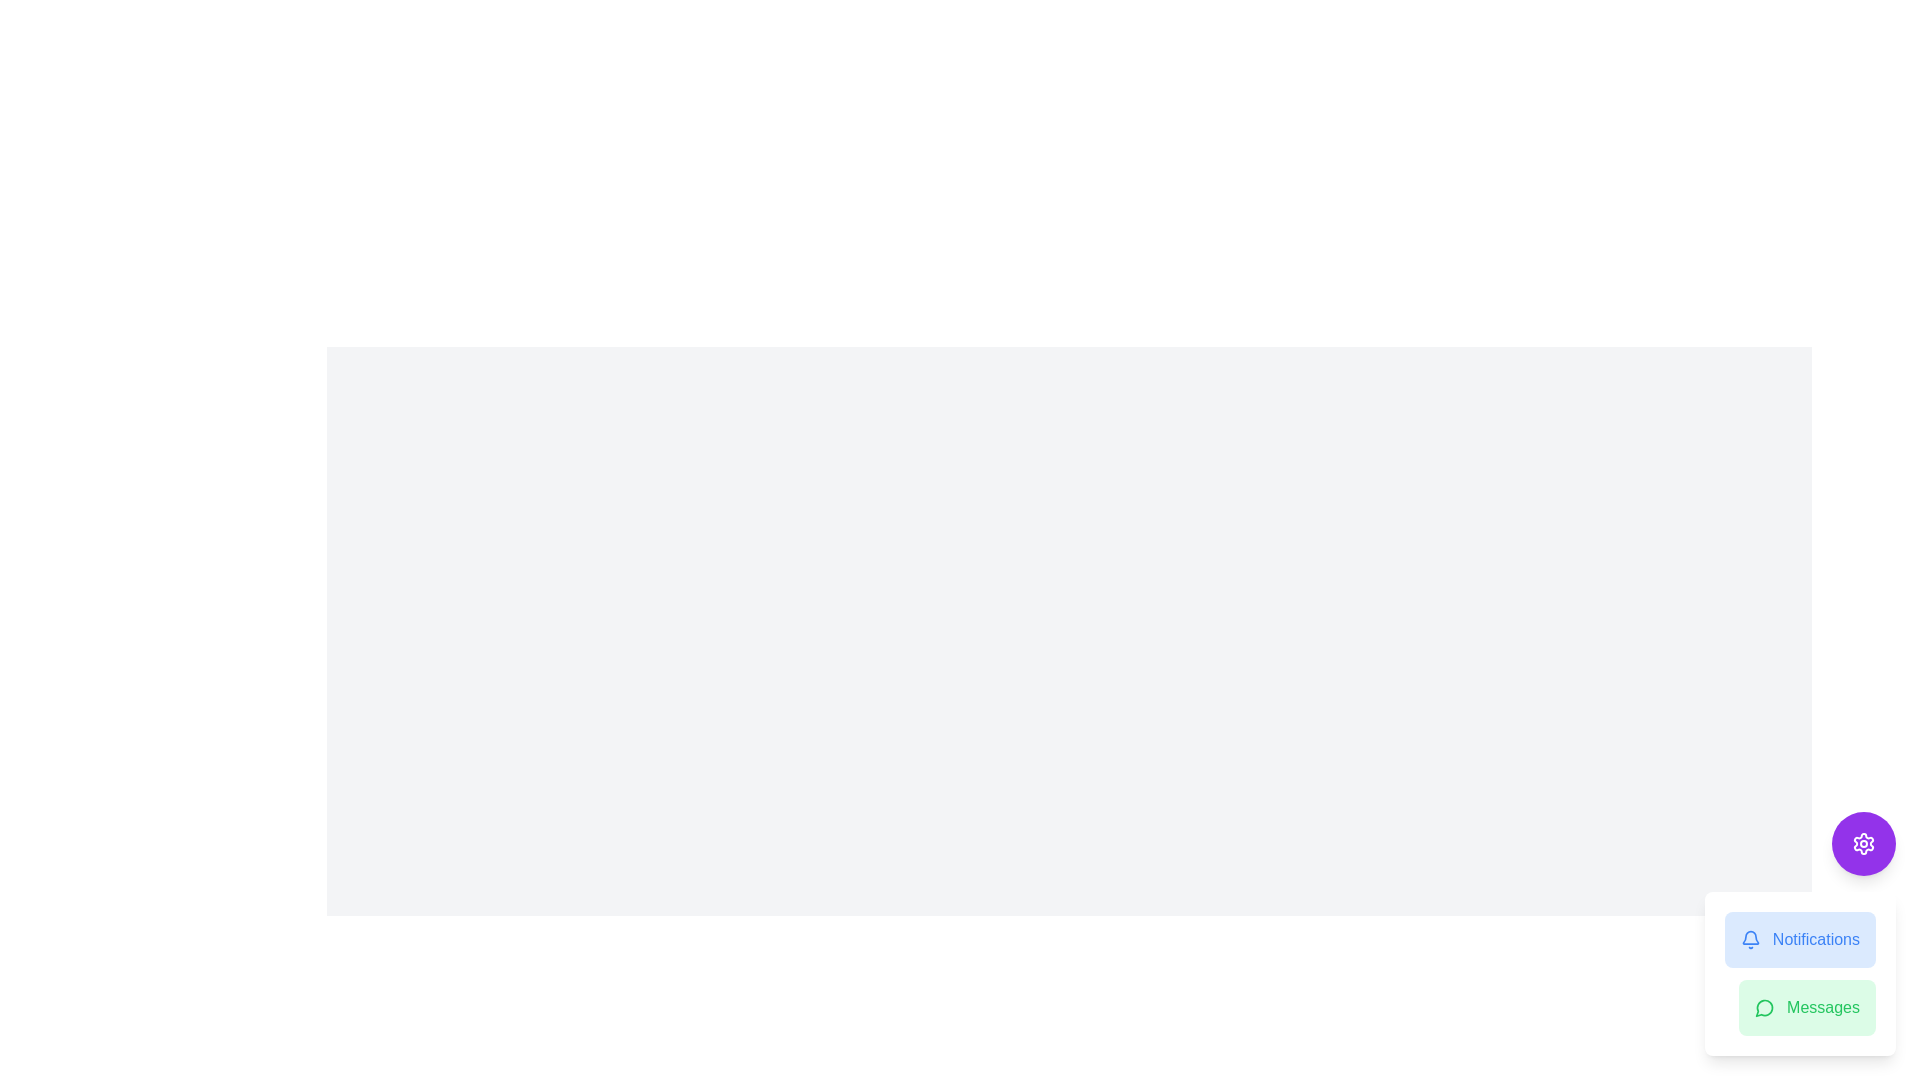  What do you see at coordinates (1764, 1008) in the screenshot?
I see `the circular chat bubble icon embedded within the green 'Messages' button located in the bottom-right corner of the interface` at bounding box center [1764, 1008].